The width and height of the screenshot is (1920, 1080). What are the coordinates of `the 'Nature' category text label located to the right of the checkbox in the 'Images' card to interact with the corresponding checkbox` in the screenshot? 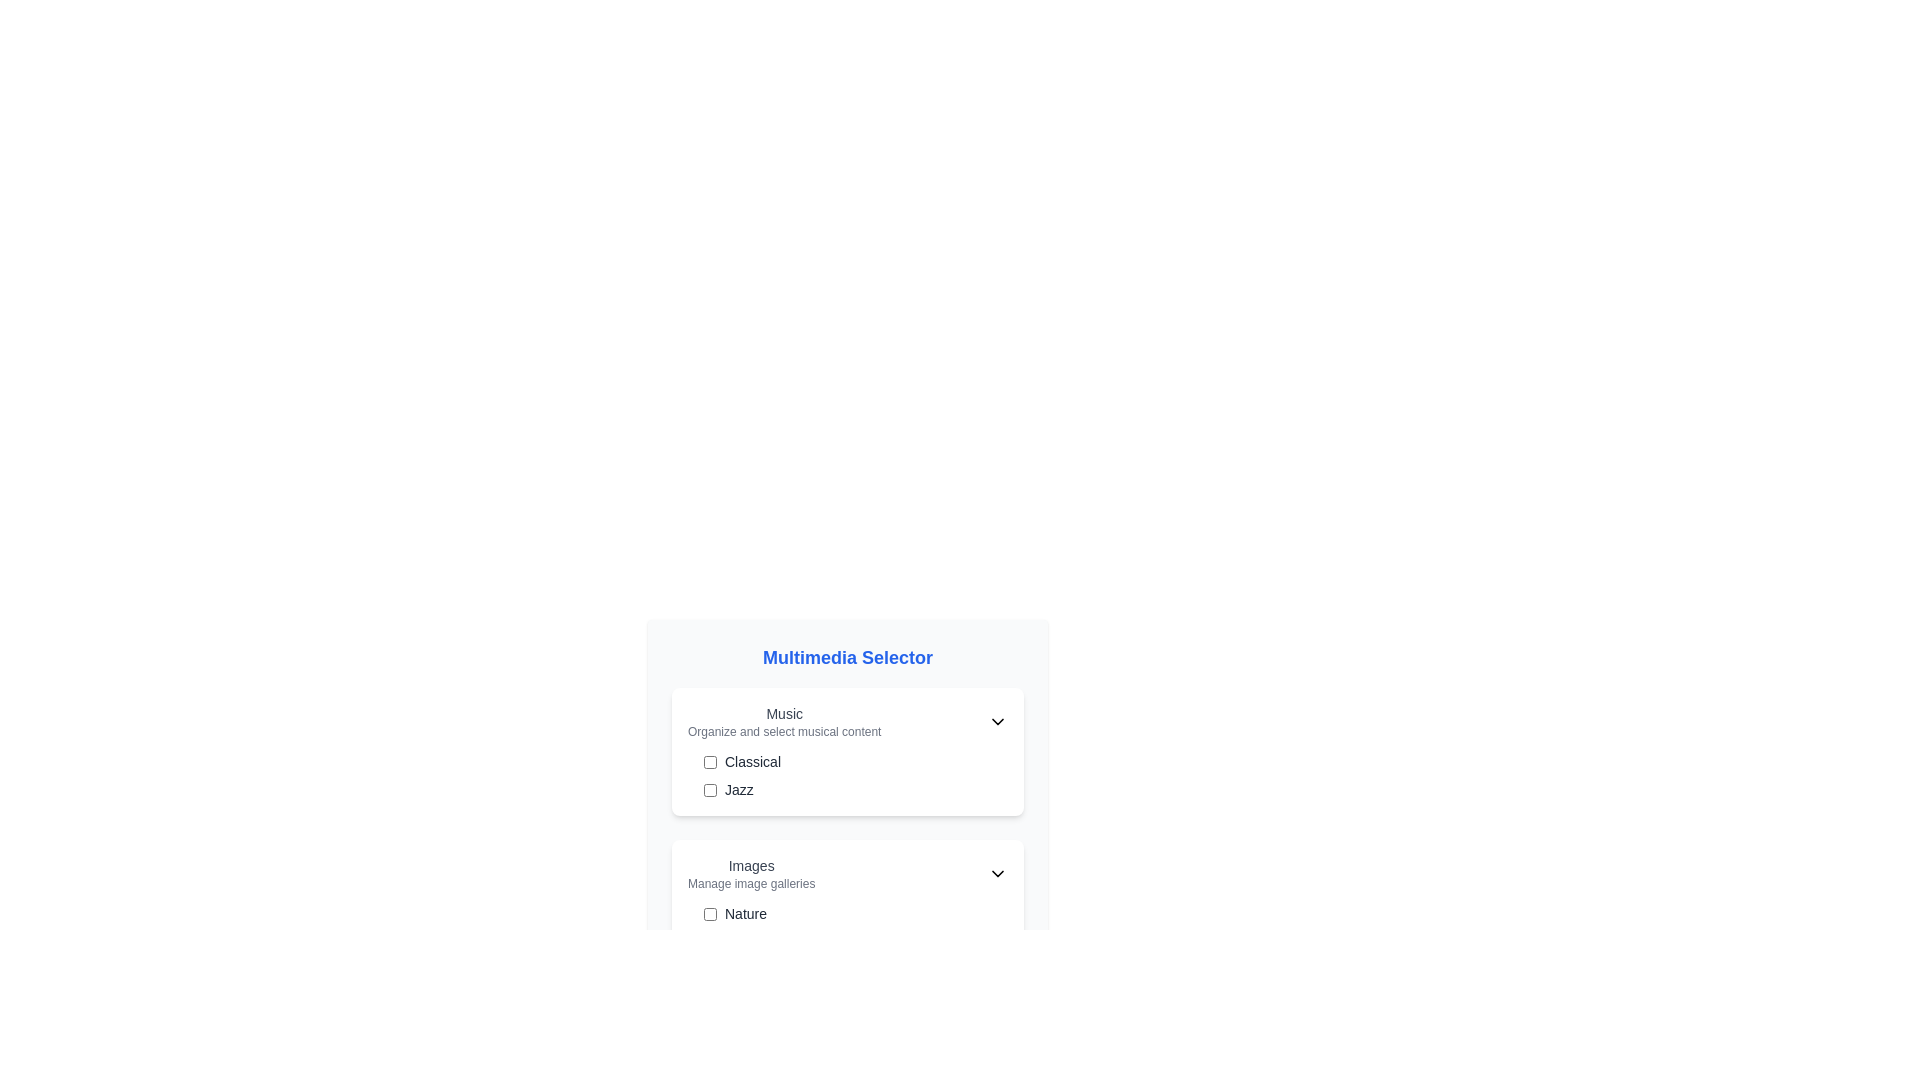 It's located at (744, 914).